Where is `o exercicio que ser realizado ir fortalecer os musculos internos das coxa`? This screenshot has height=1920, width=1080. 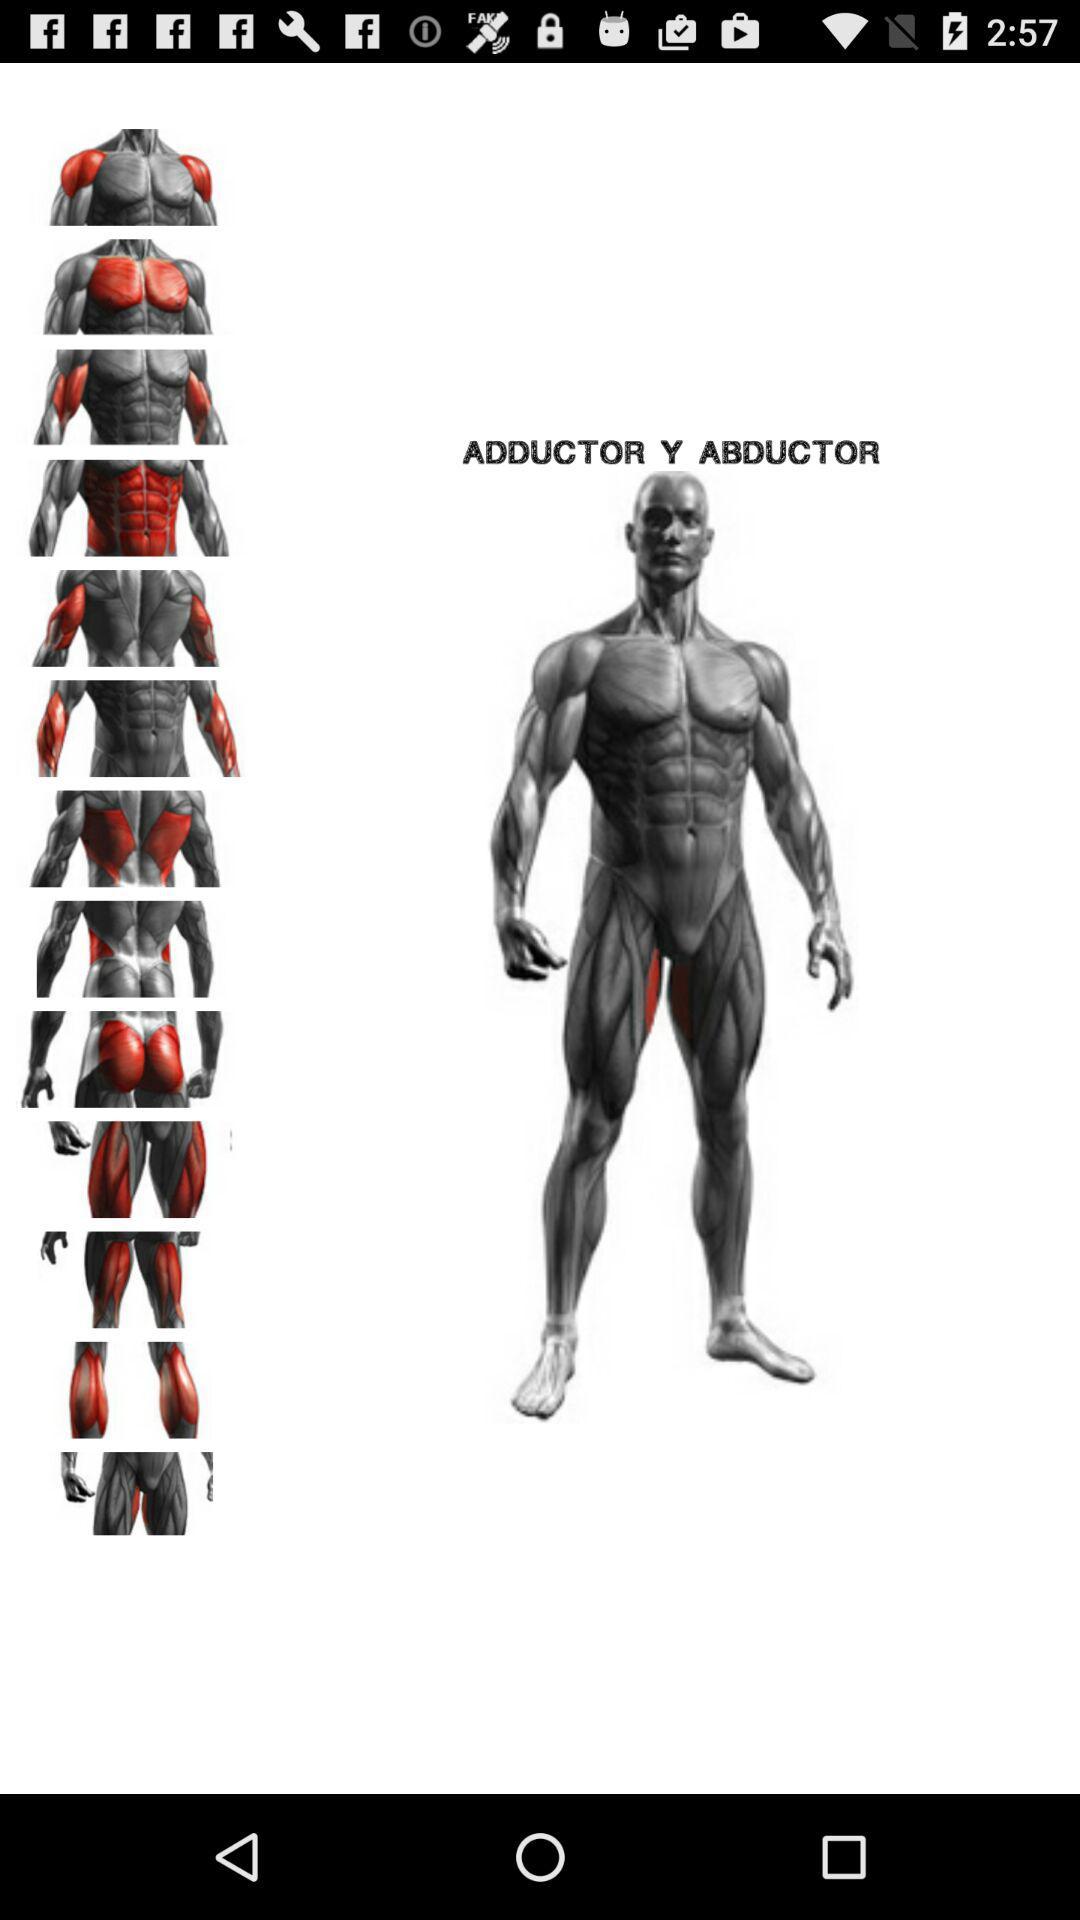 o exercicio que ser realizado ir fortalecer os musculos internos das coxa is located at coordinates (131, 1493).